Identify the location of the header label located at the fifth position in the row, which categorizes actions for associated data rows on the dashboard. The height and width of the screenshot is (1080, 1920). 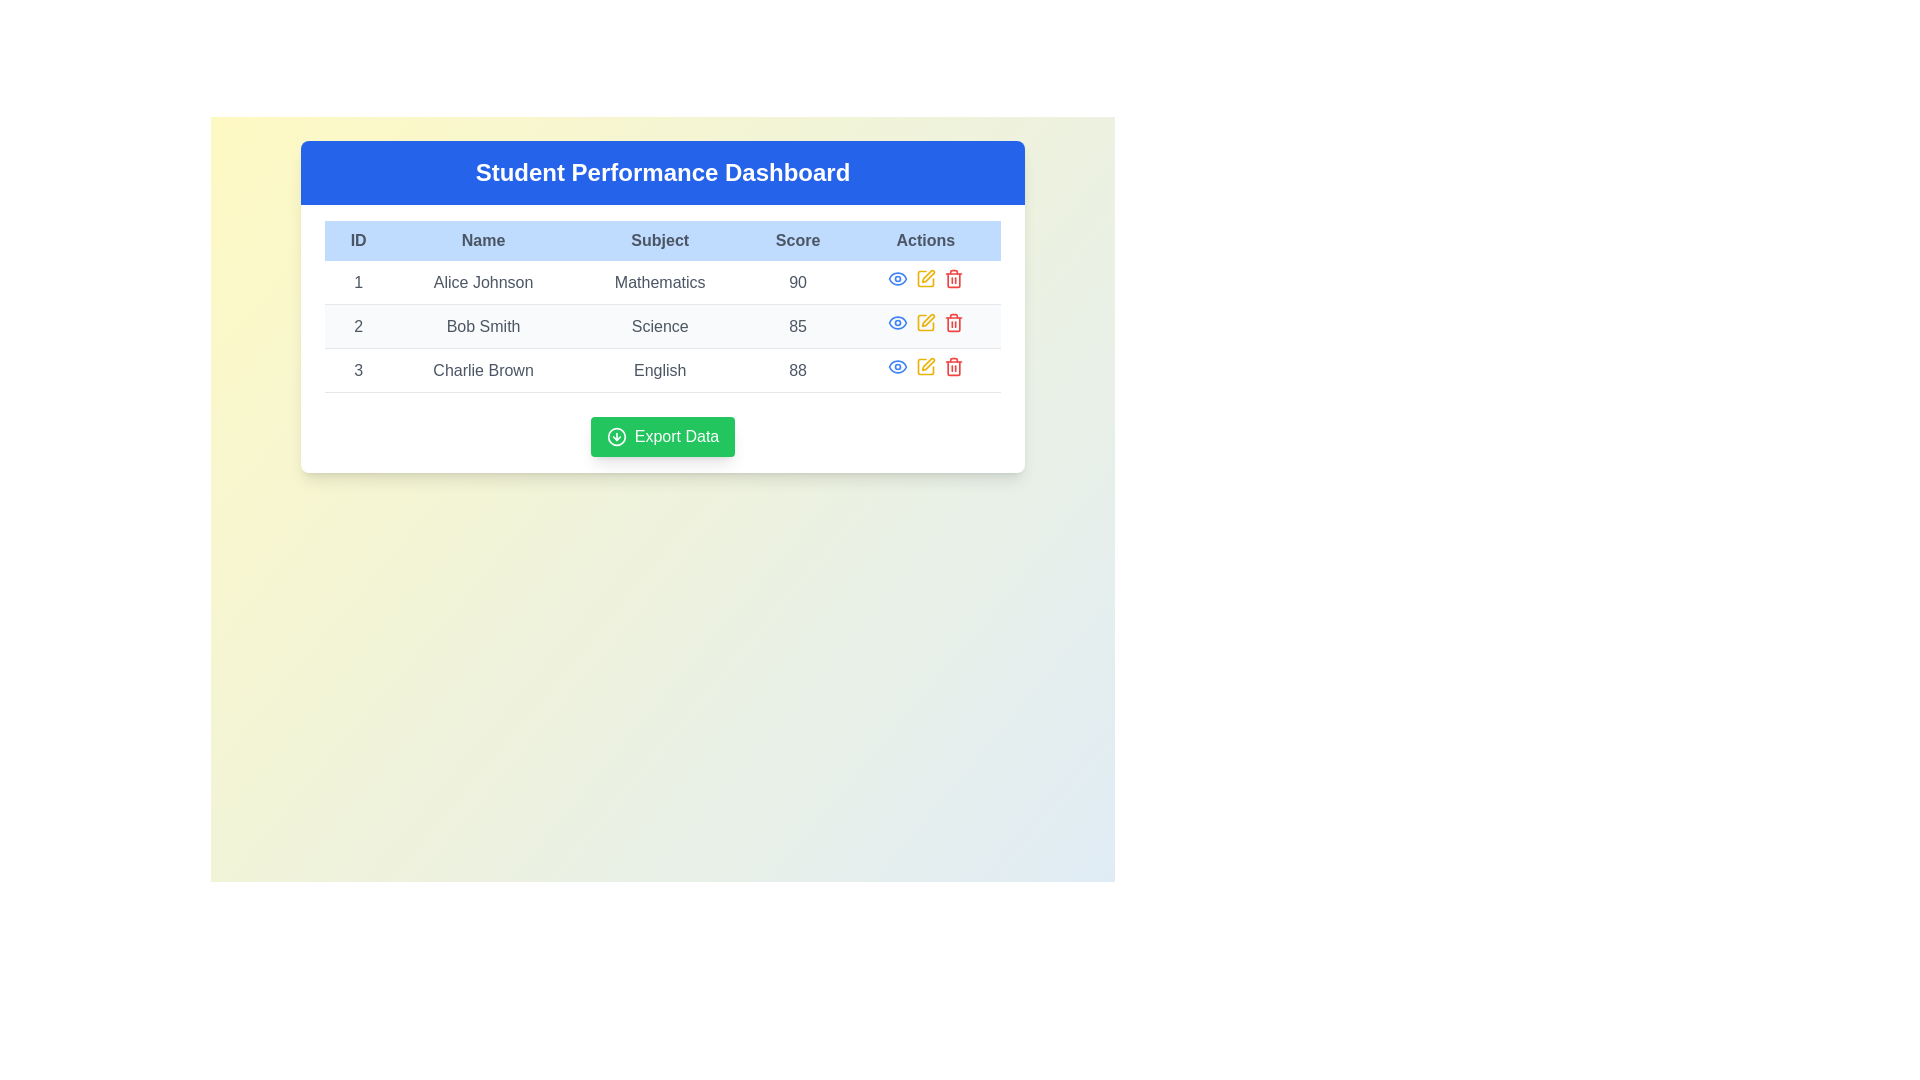
(924, 239).